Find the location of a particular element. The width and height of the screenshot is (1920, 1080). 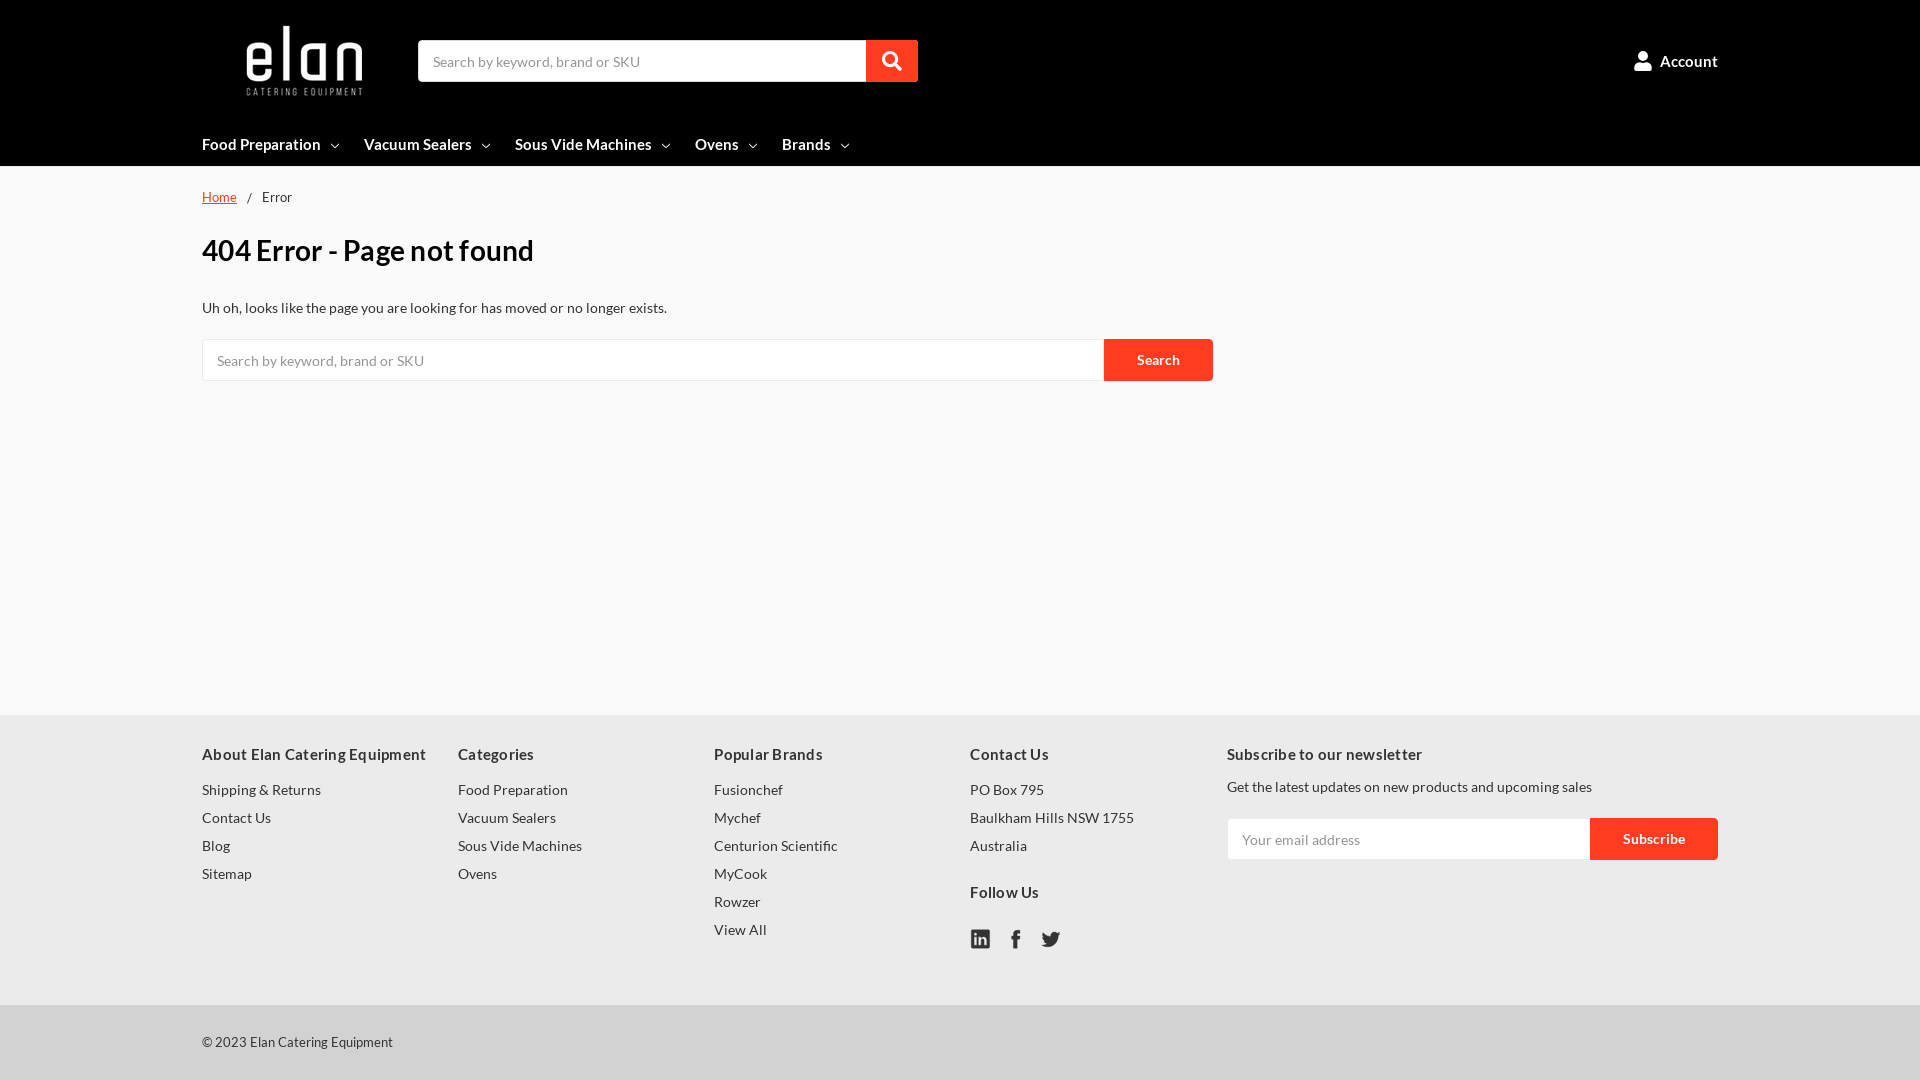

'MyCook' is located at coordinates (739, 872).